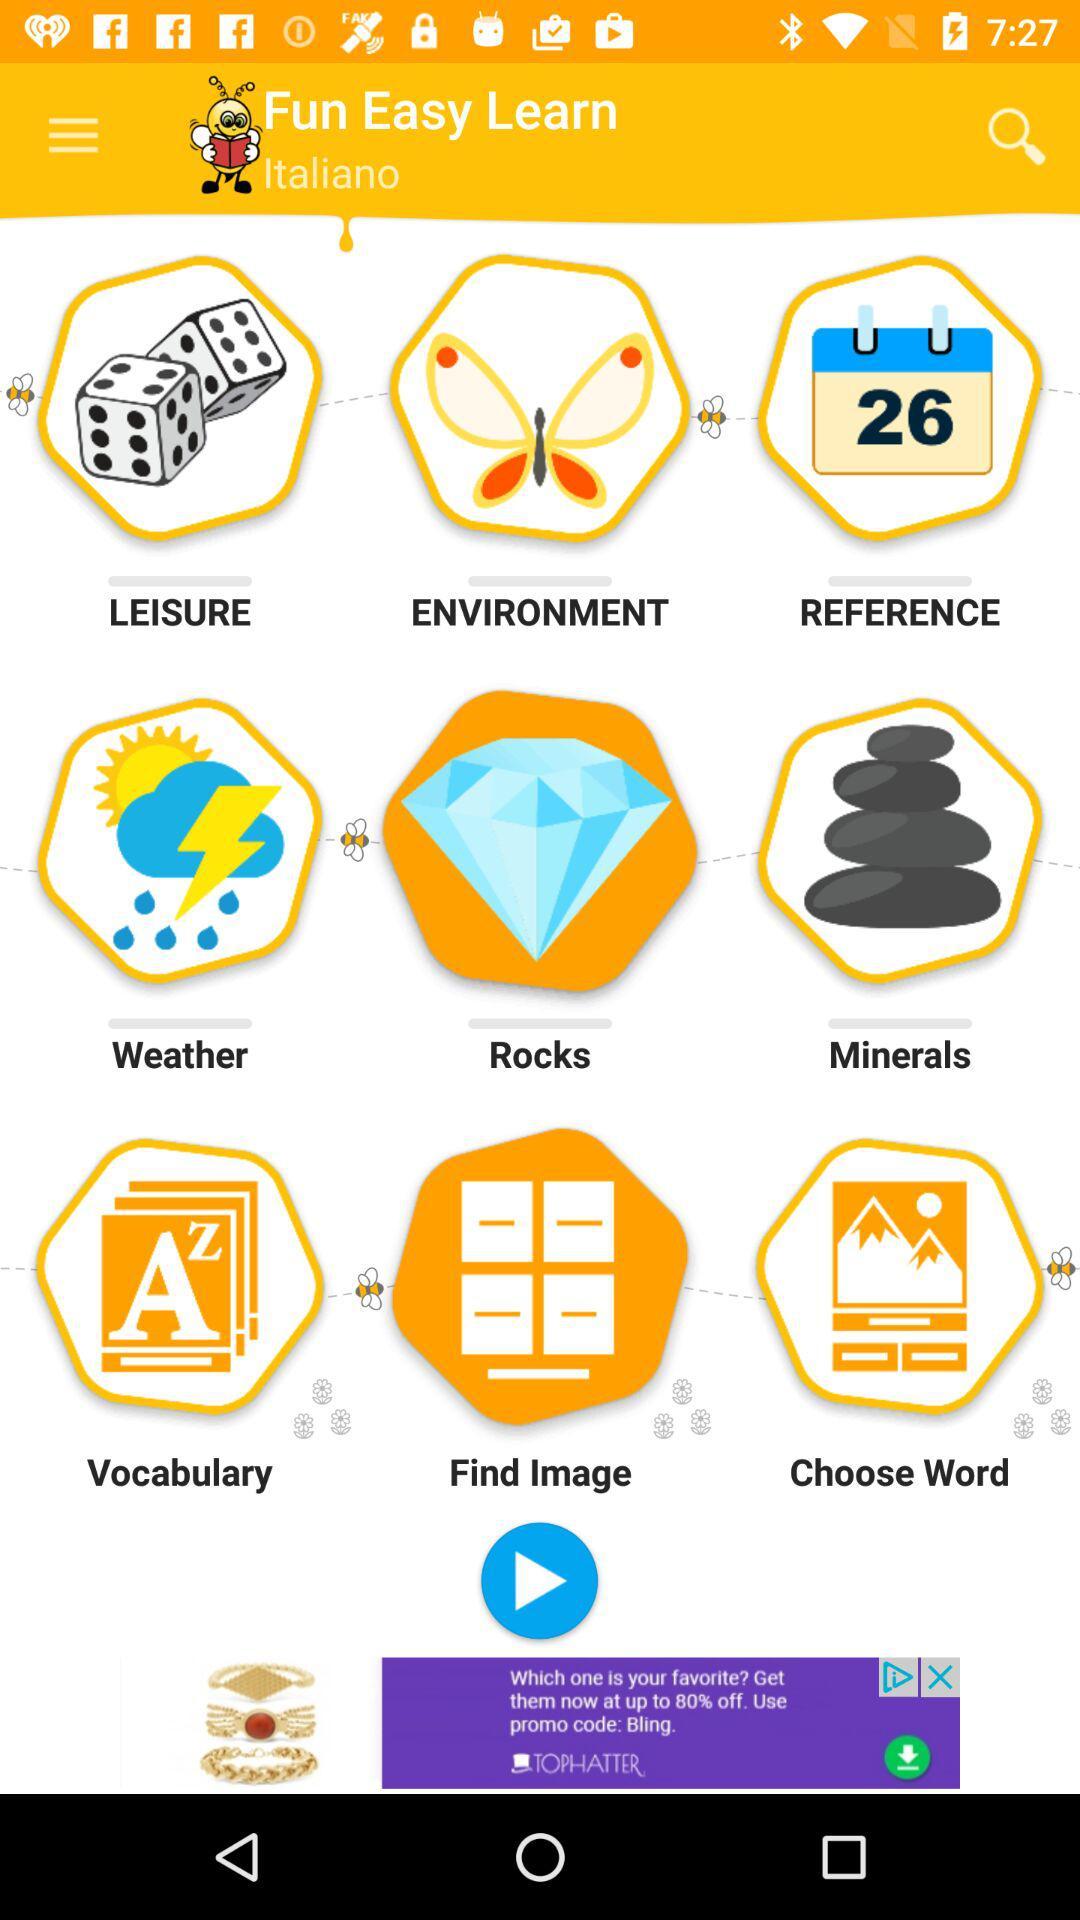 The width and height of the screenshot is (1080, 1920). What do you see at coordinates (538, 1582) in the screenshot?
I see `the play icon` at bounding box center [538, 1582].